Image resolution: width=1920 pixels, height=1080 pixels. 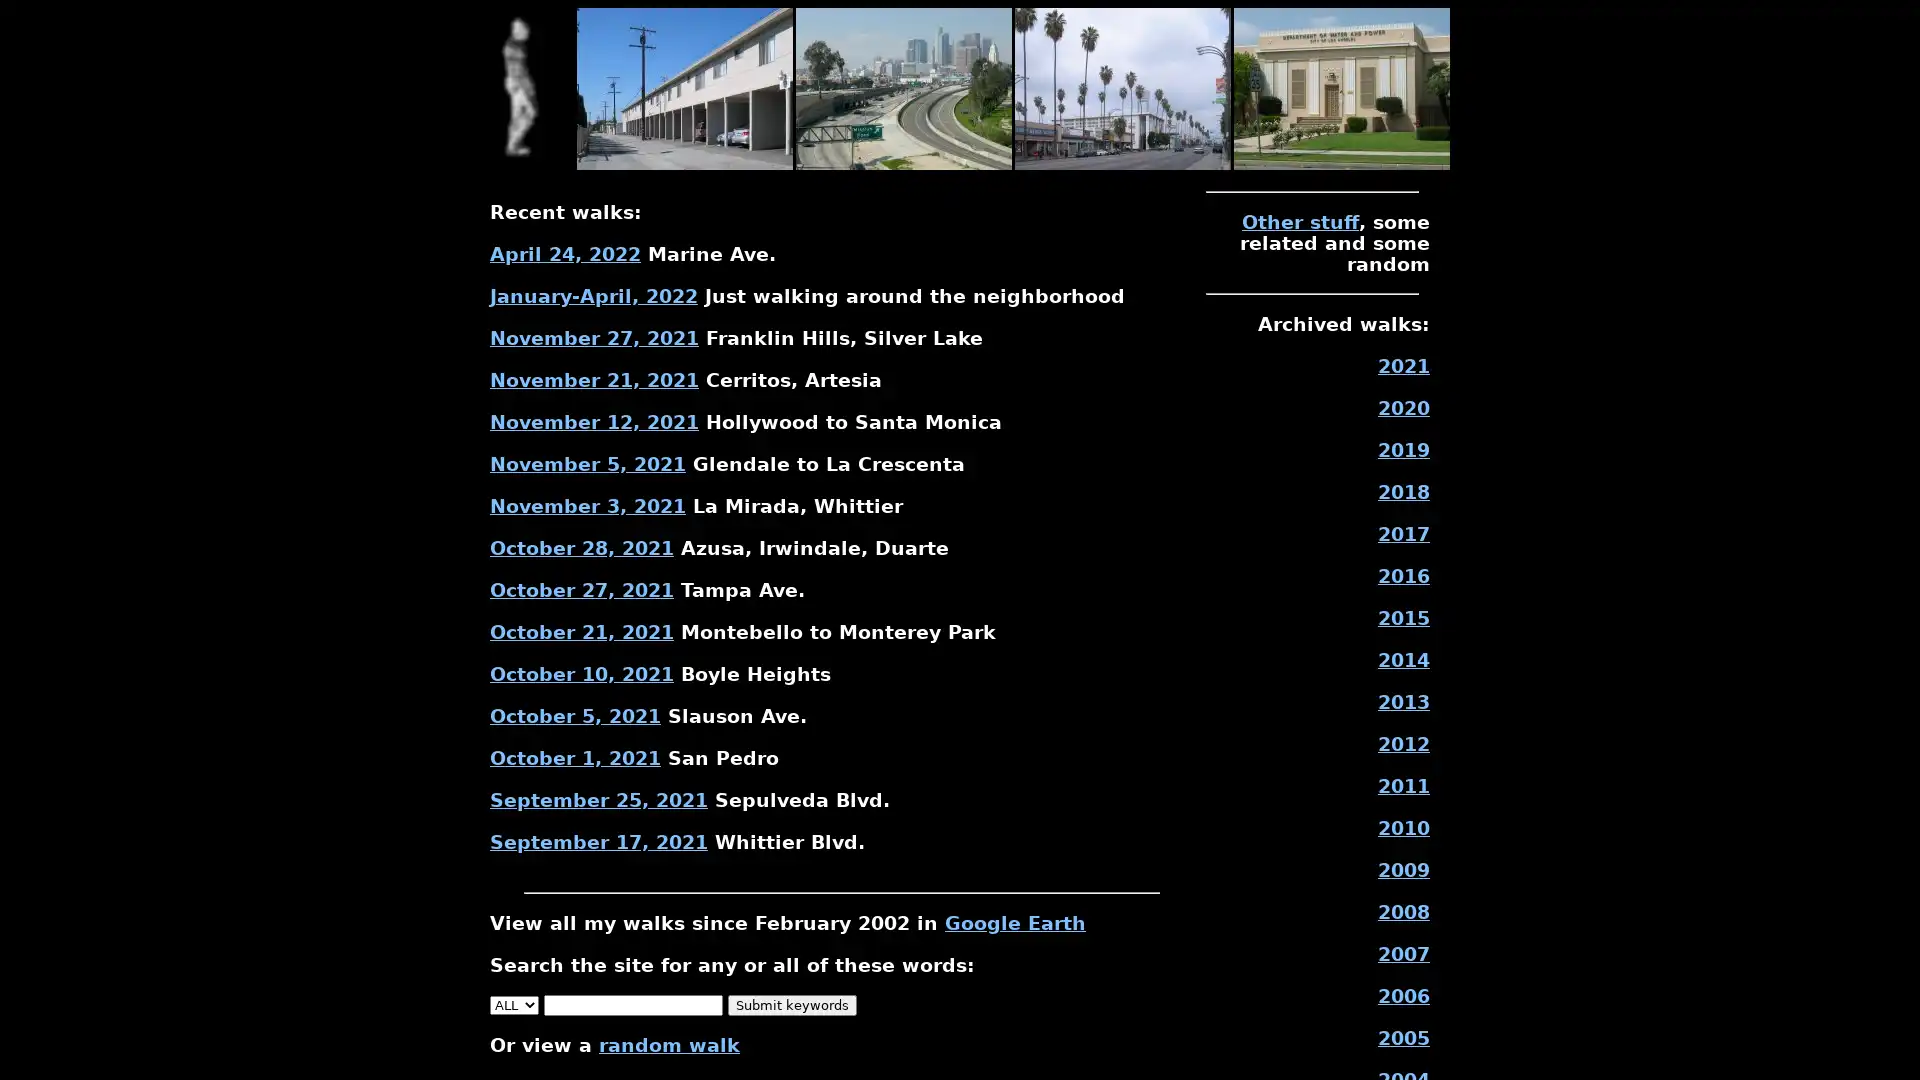 I want to click on Submit keywords, so click(x=791, y=1004).